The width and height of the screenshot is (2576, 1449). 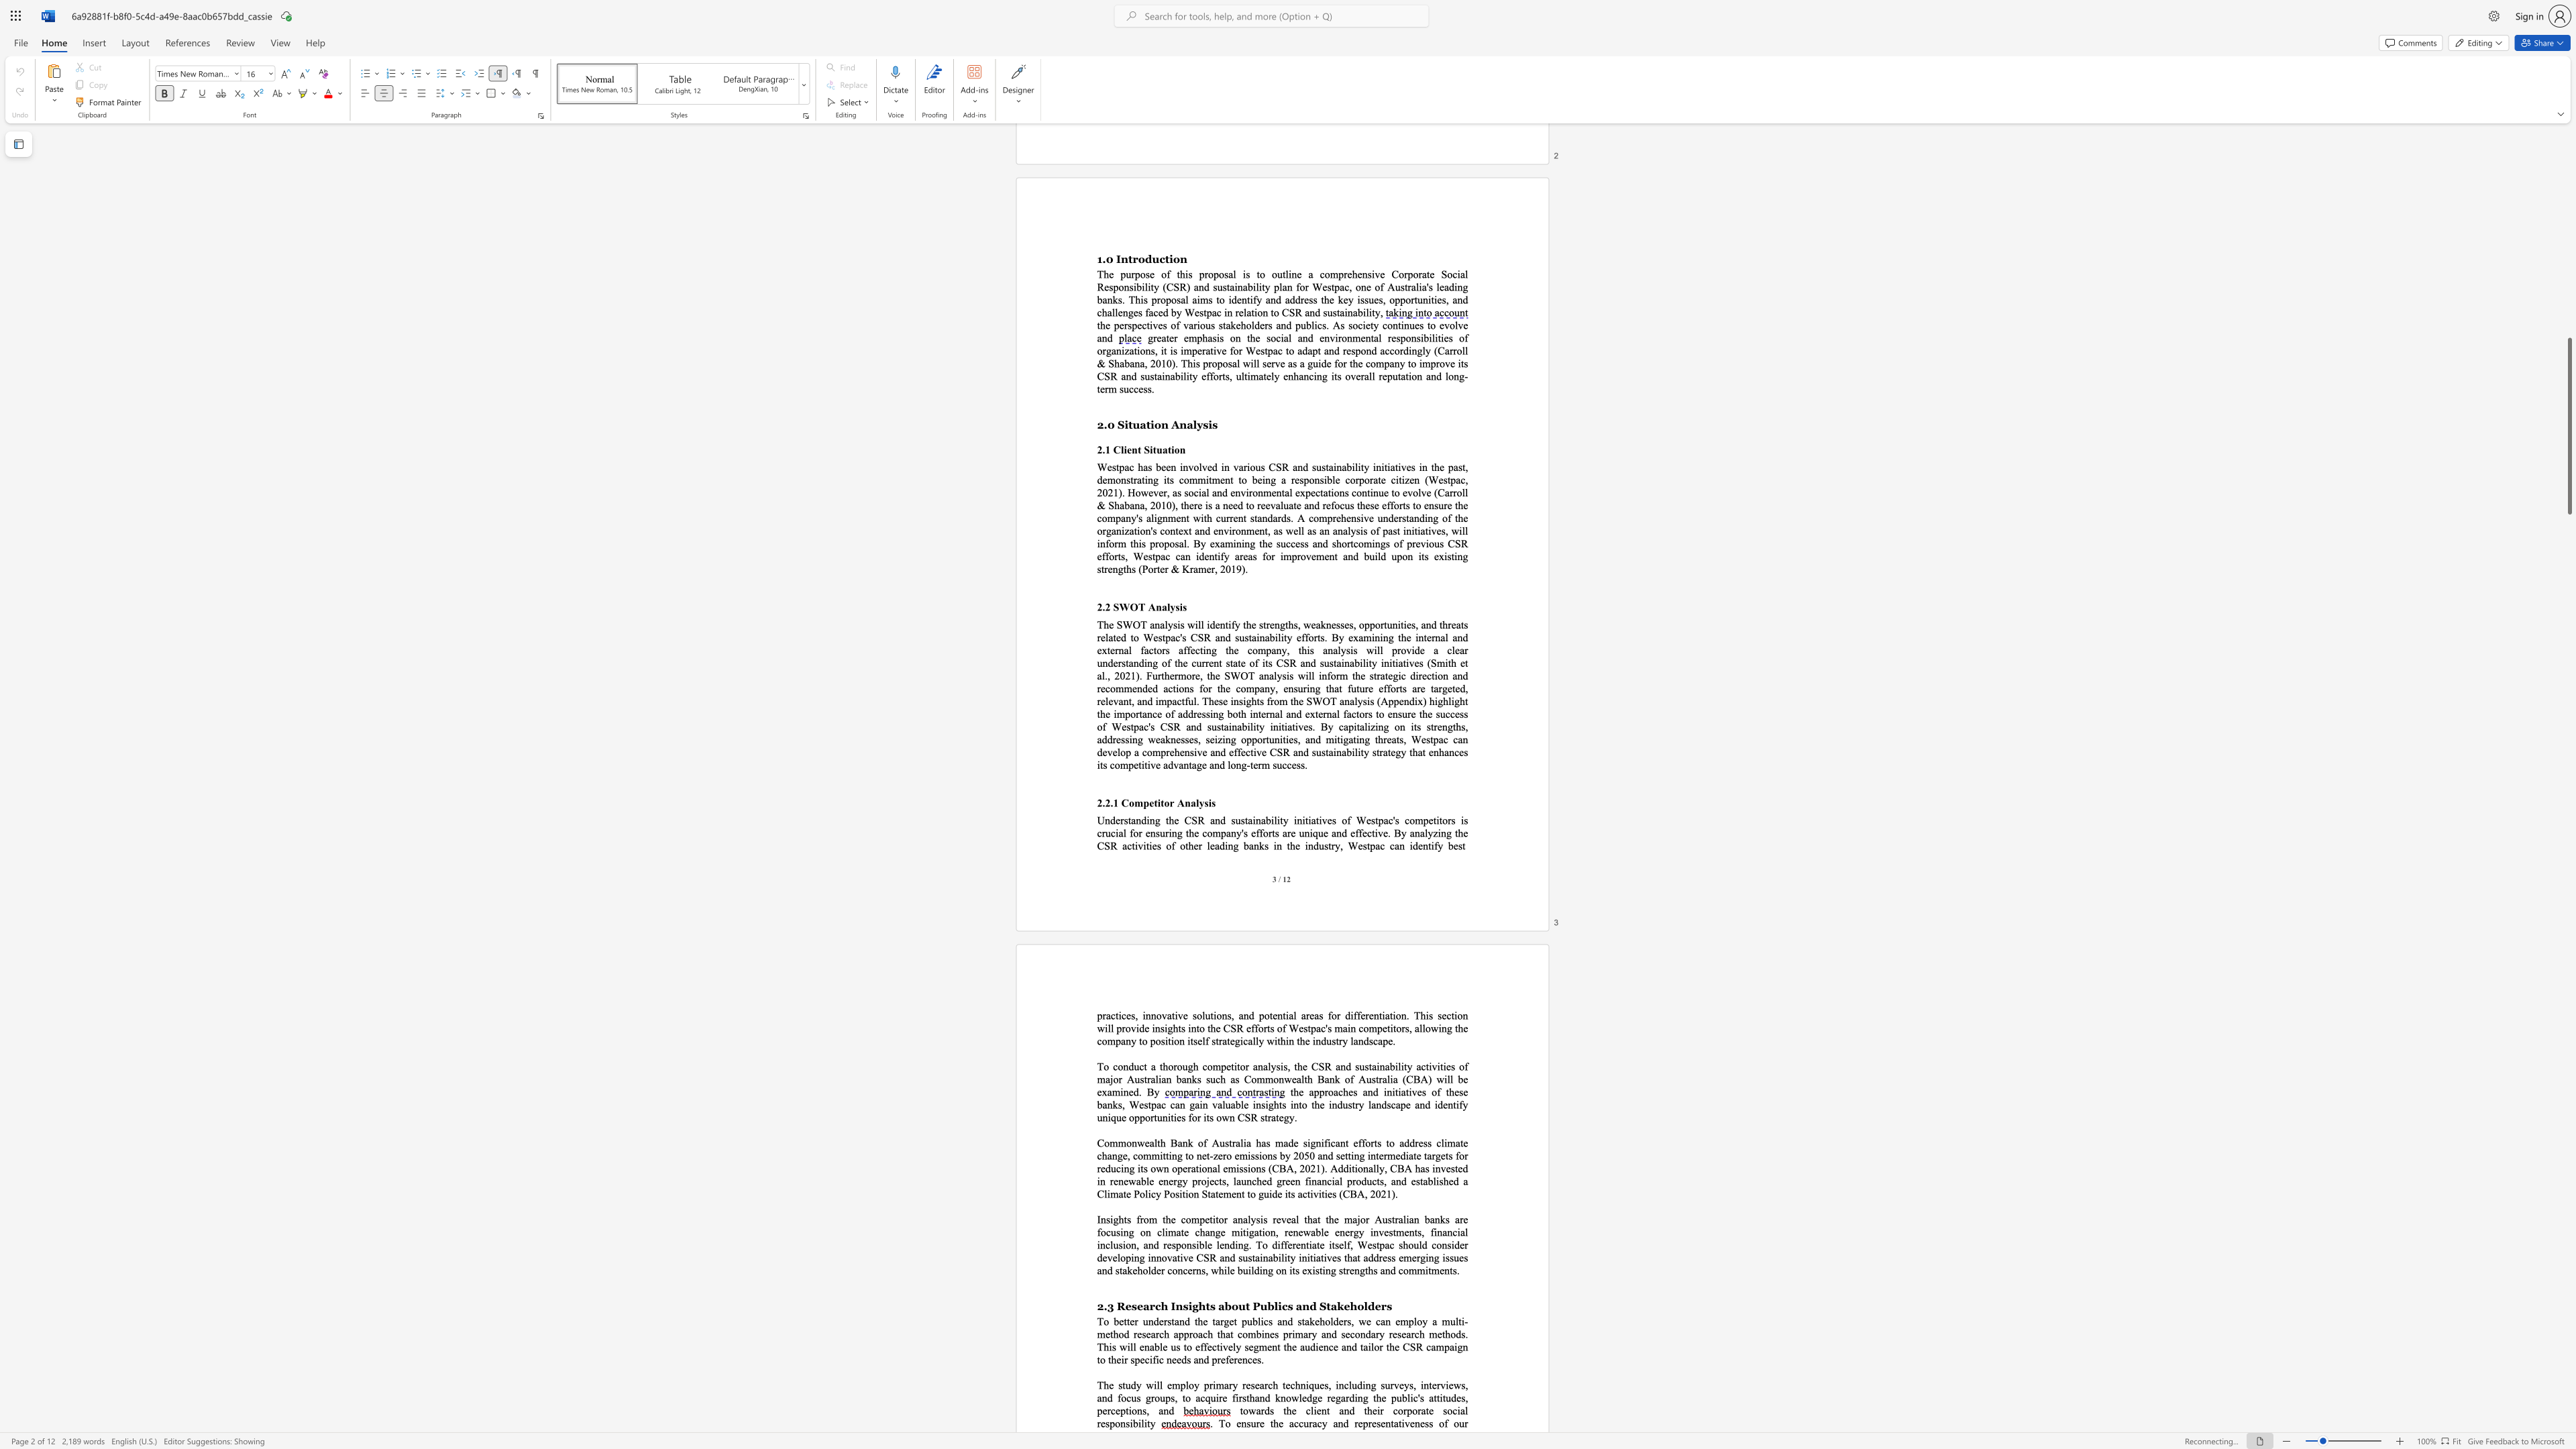 I want to click on the 1th character "v" in the text, so click(x=1396, y=1384).